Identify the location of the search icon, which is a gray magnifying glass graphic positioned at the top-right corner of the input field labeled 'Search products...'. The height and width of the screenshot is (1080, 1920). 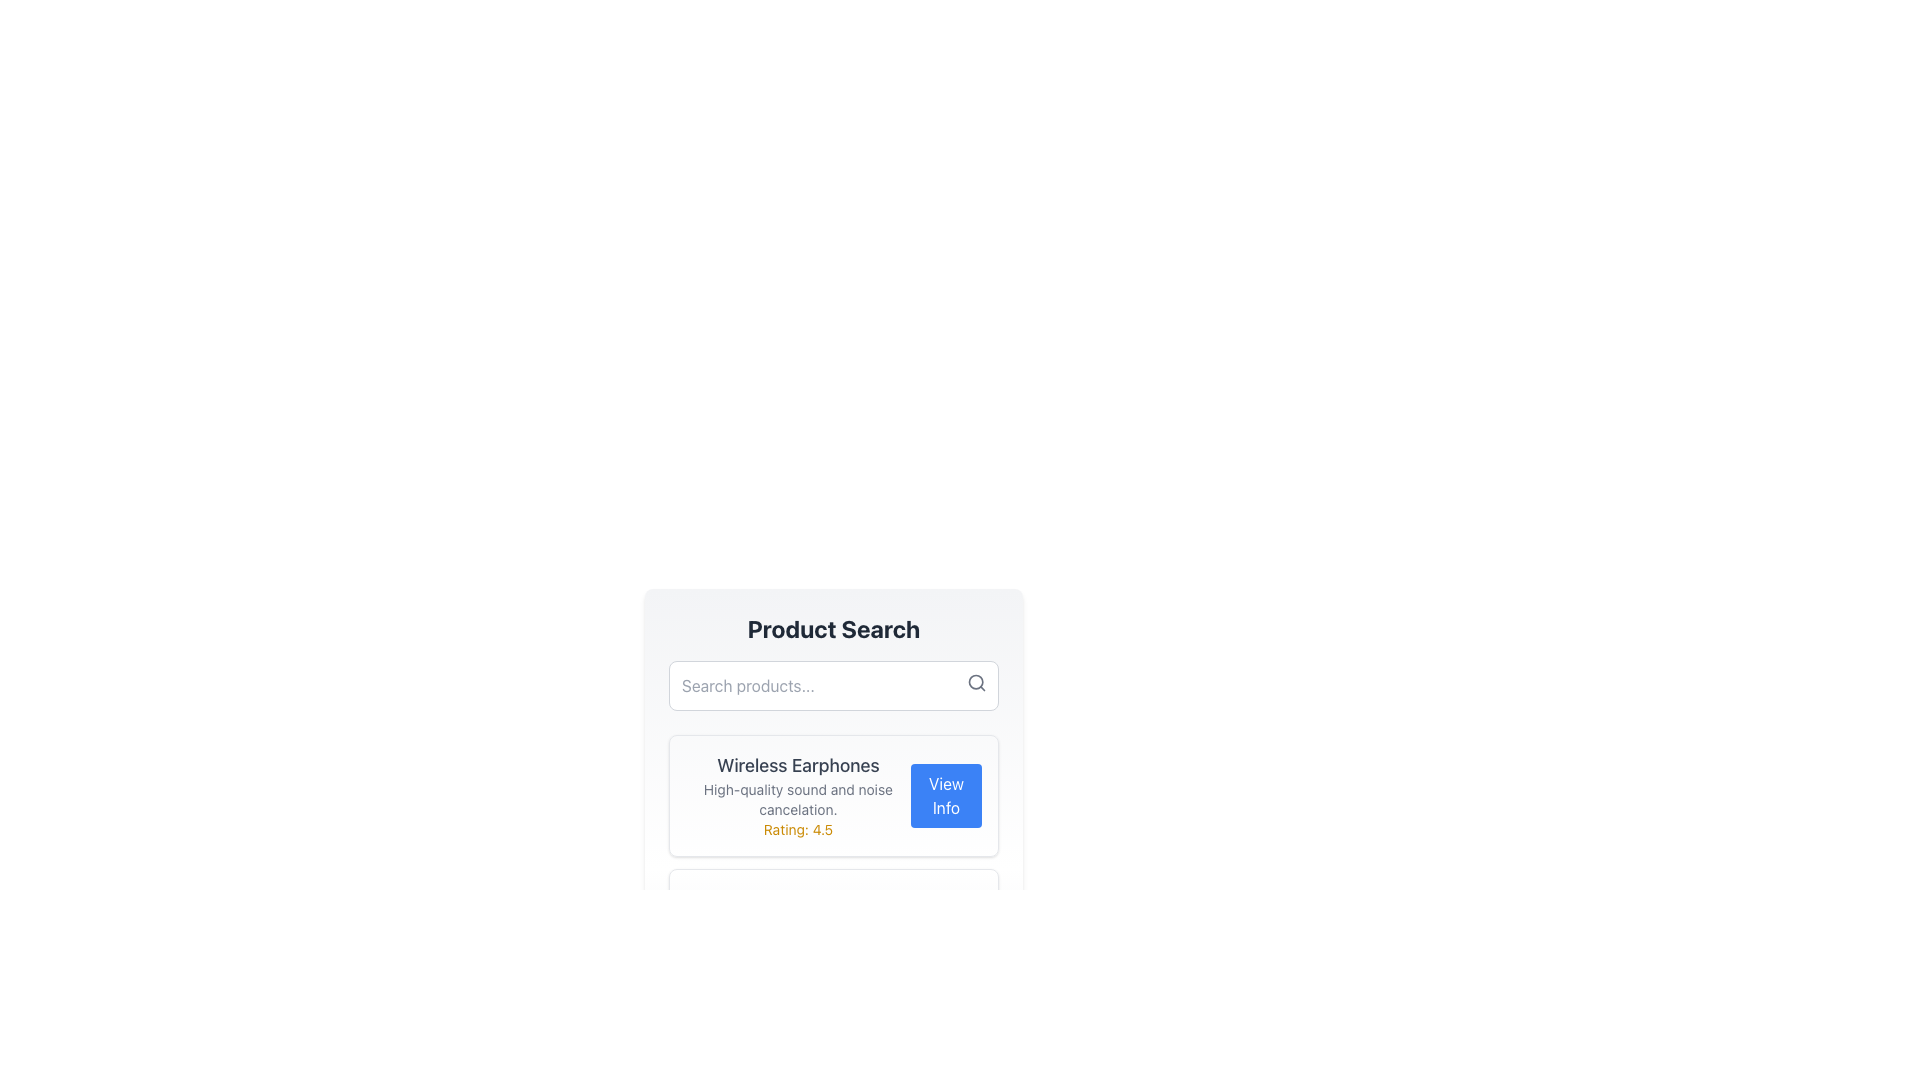
(977, 681).